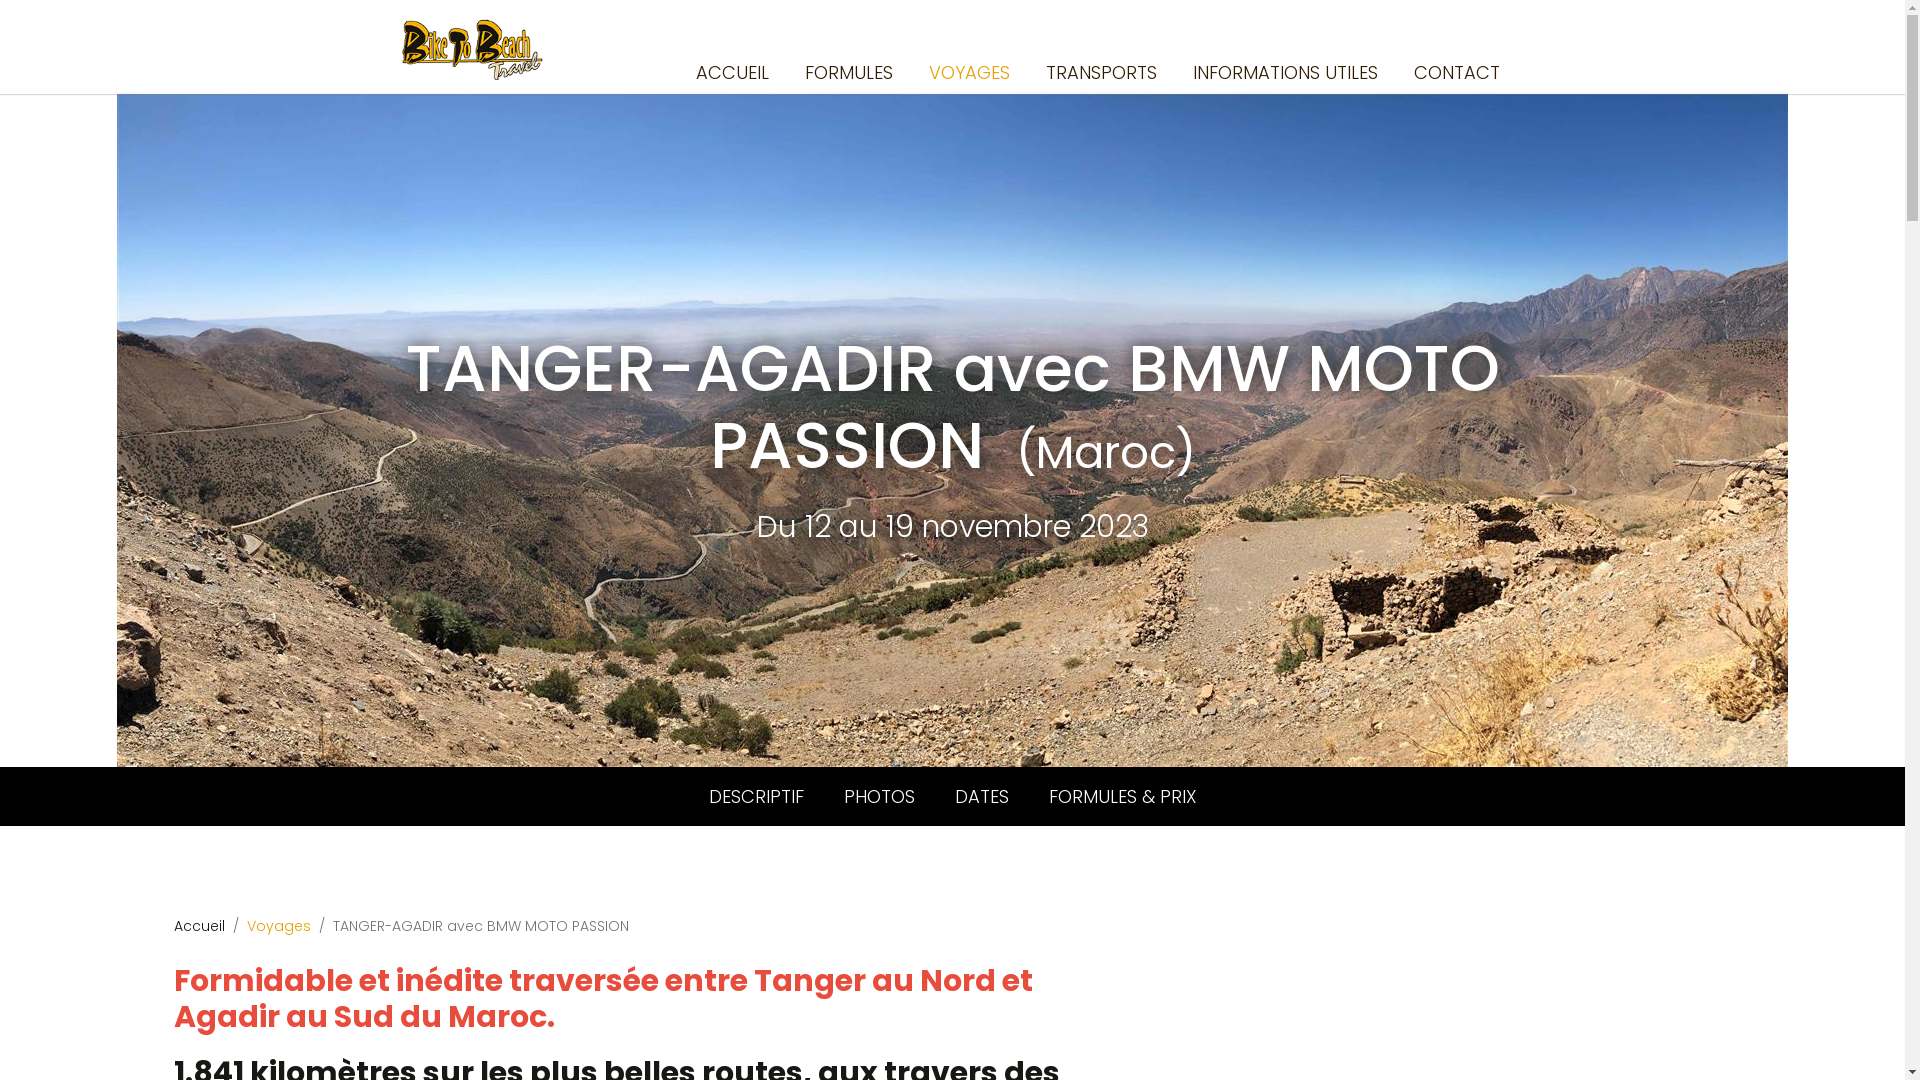 This screenshot has height=1080, width=1920. I want to click on 'CONTACT', so click(1405, 71).